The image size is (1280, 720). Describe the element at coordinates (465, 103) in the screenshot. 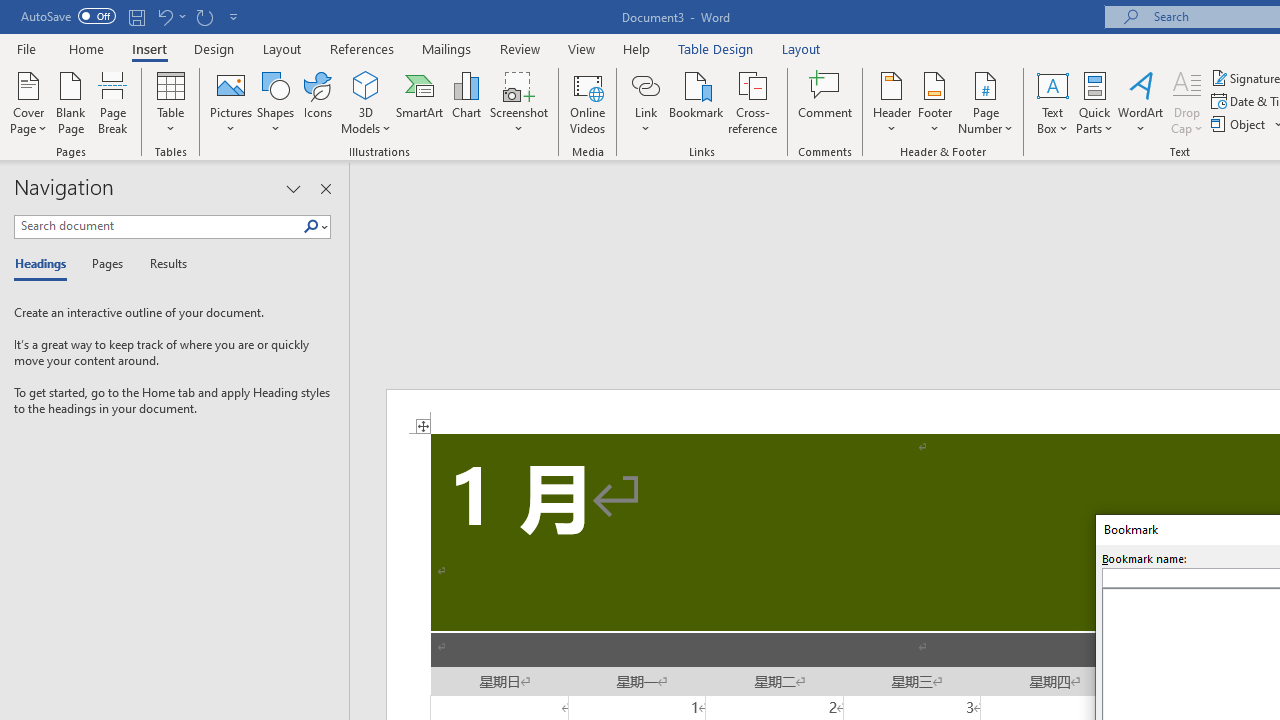

I see `'Chart...'` at that location.